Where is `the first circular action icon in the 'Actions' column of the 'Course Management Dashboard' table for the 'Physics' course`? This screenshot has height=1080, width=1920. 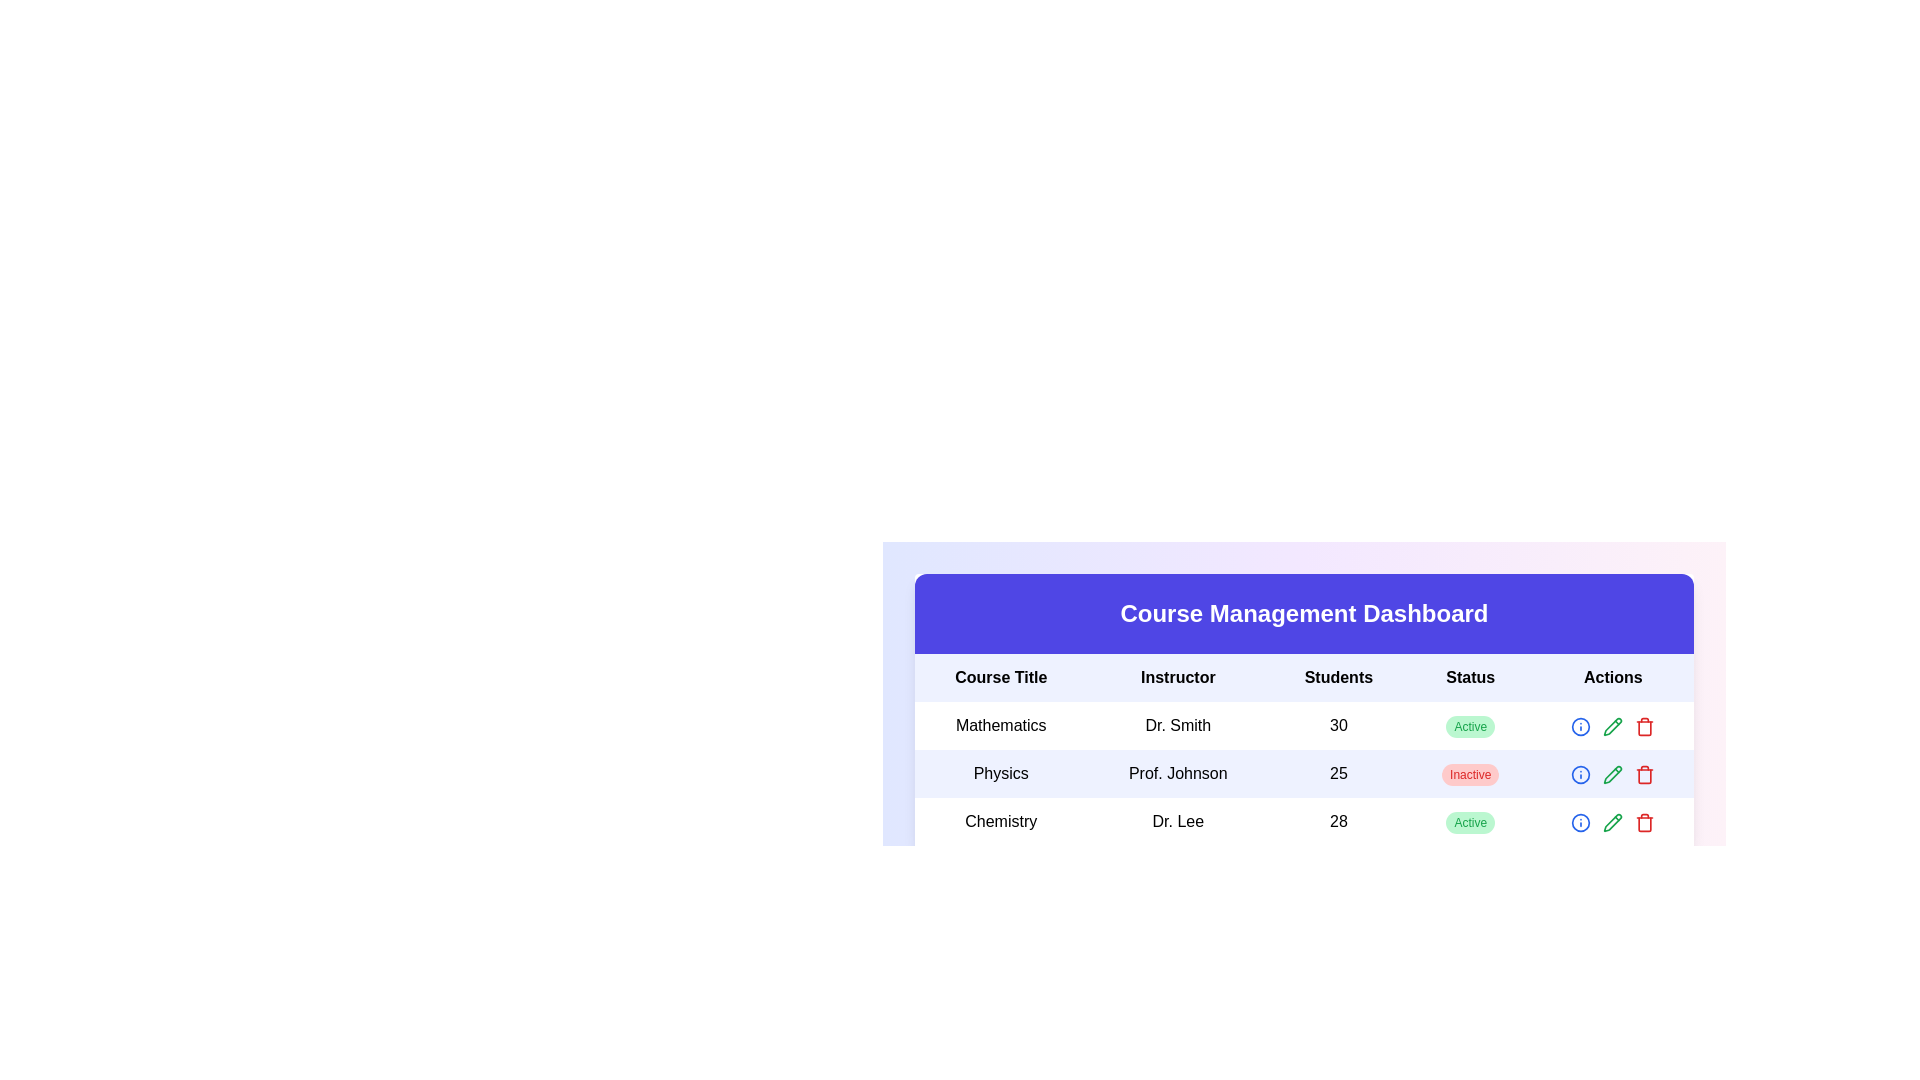
the first circular action icon in the 'Actions' column of the 'Course Management Dashboard' table for the 'Physics' course is located at coordinates (1580, 773).